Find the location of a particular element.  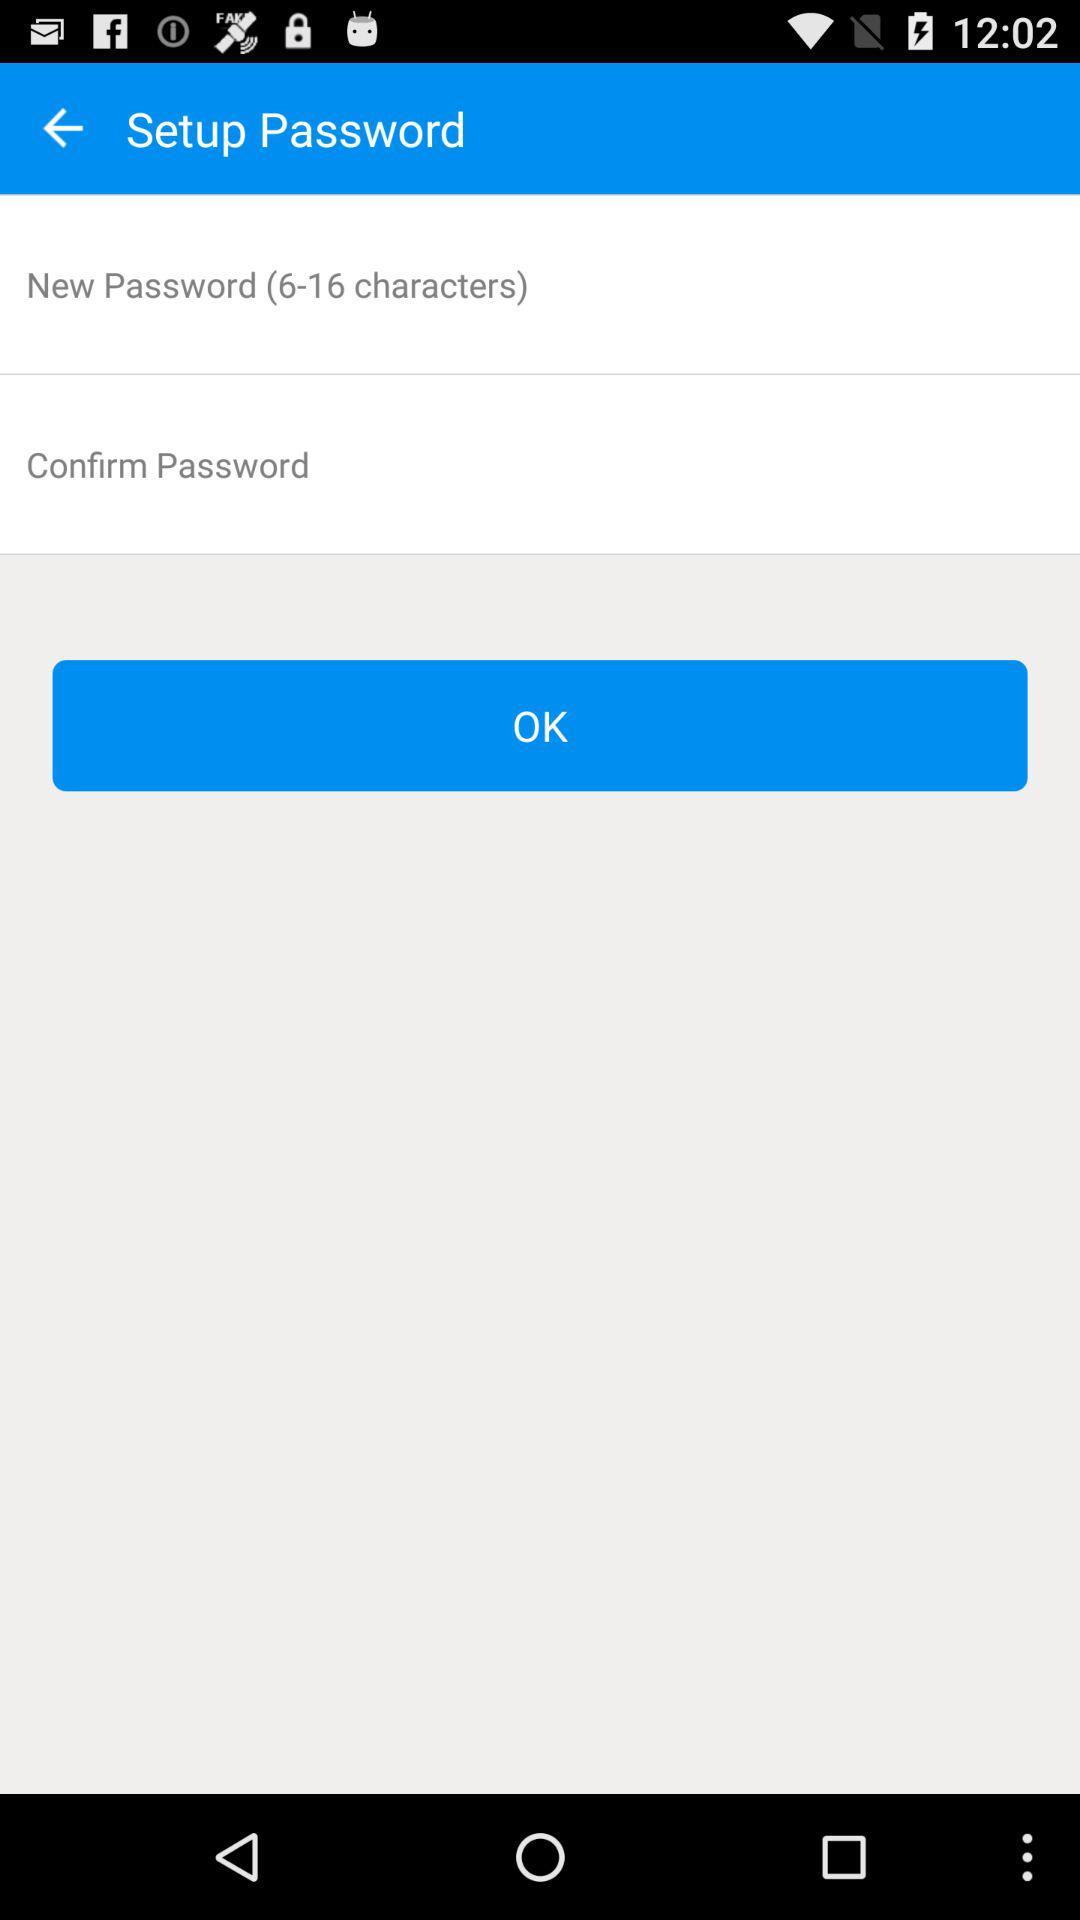

open confirm password box is located at coordinates (540, 463).